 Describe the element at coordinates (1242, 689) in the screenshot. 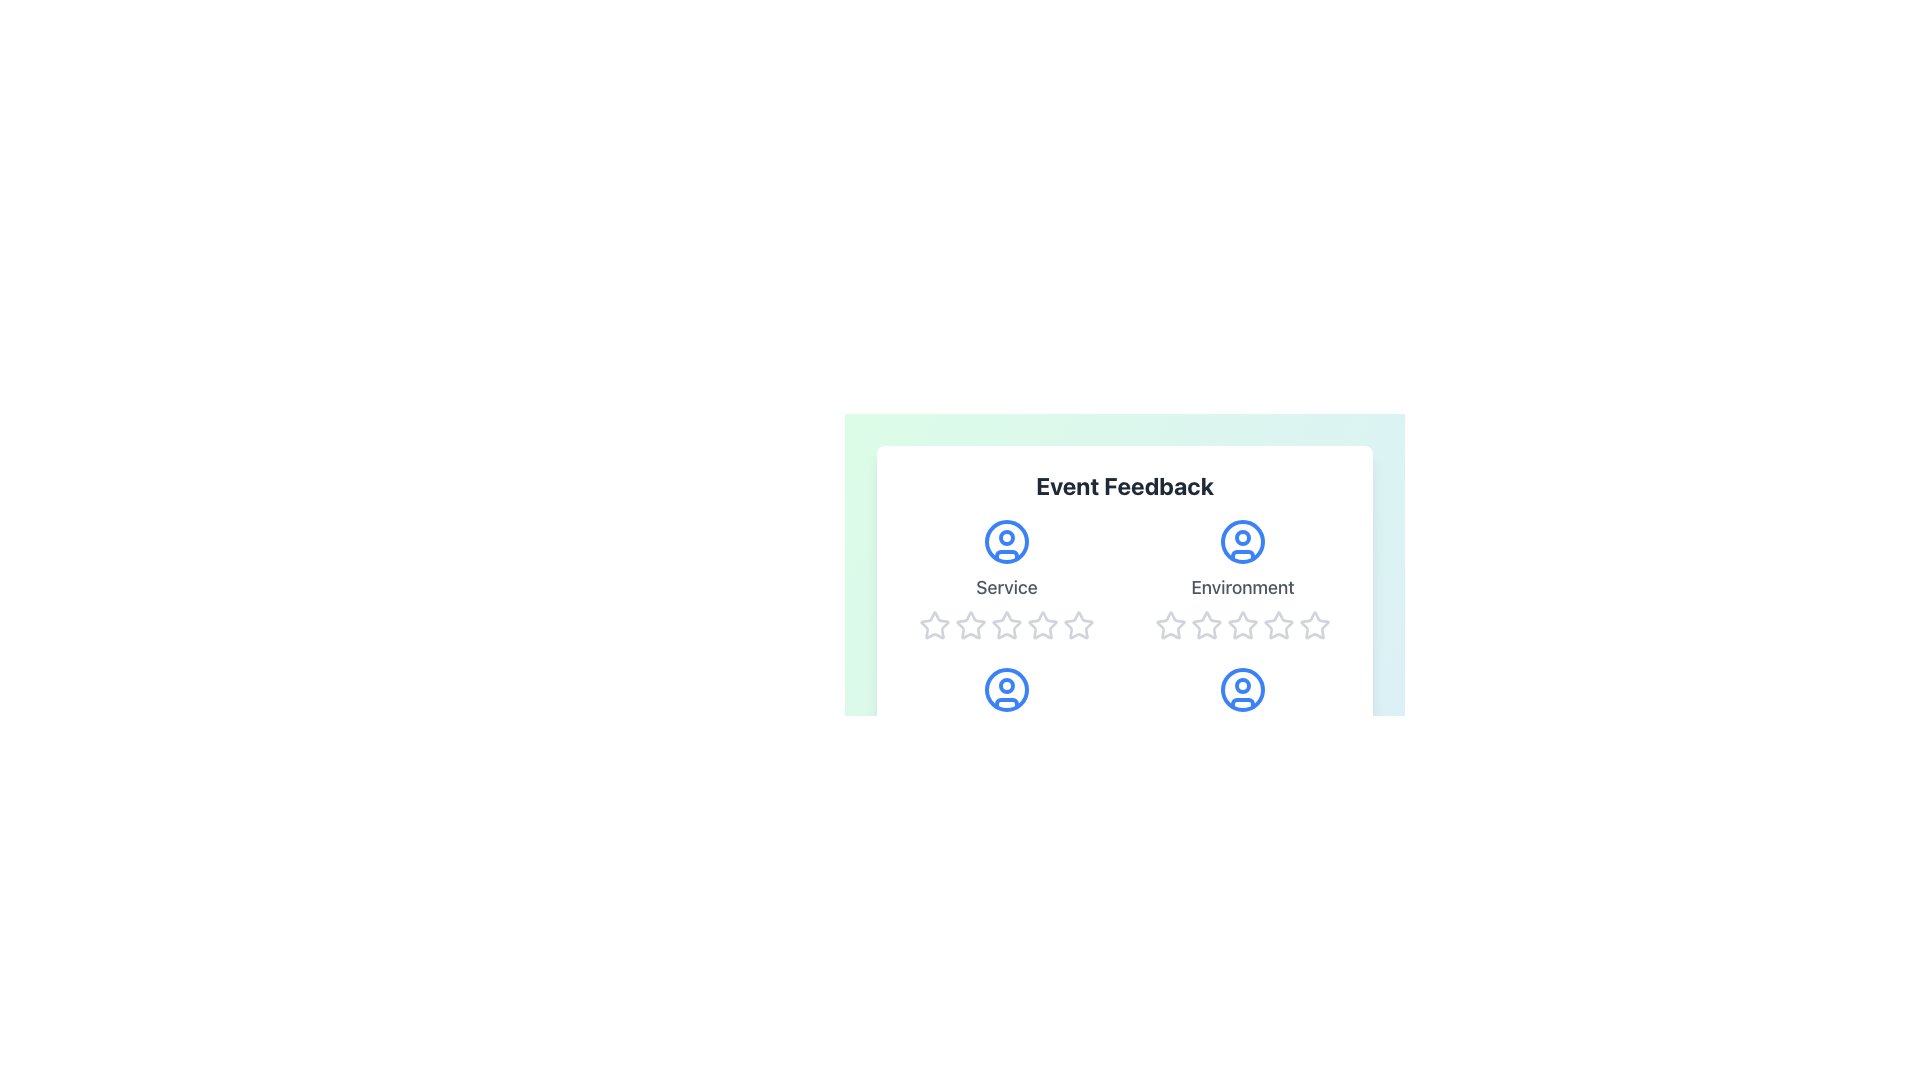

I see `the largest outer circle of the user avatar icon in the bottom-right corner of the feedback panel` at that location.